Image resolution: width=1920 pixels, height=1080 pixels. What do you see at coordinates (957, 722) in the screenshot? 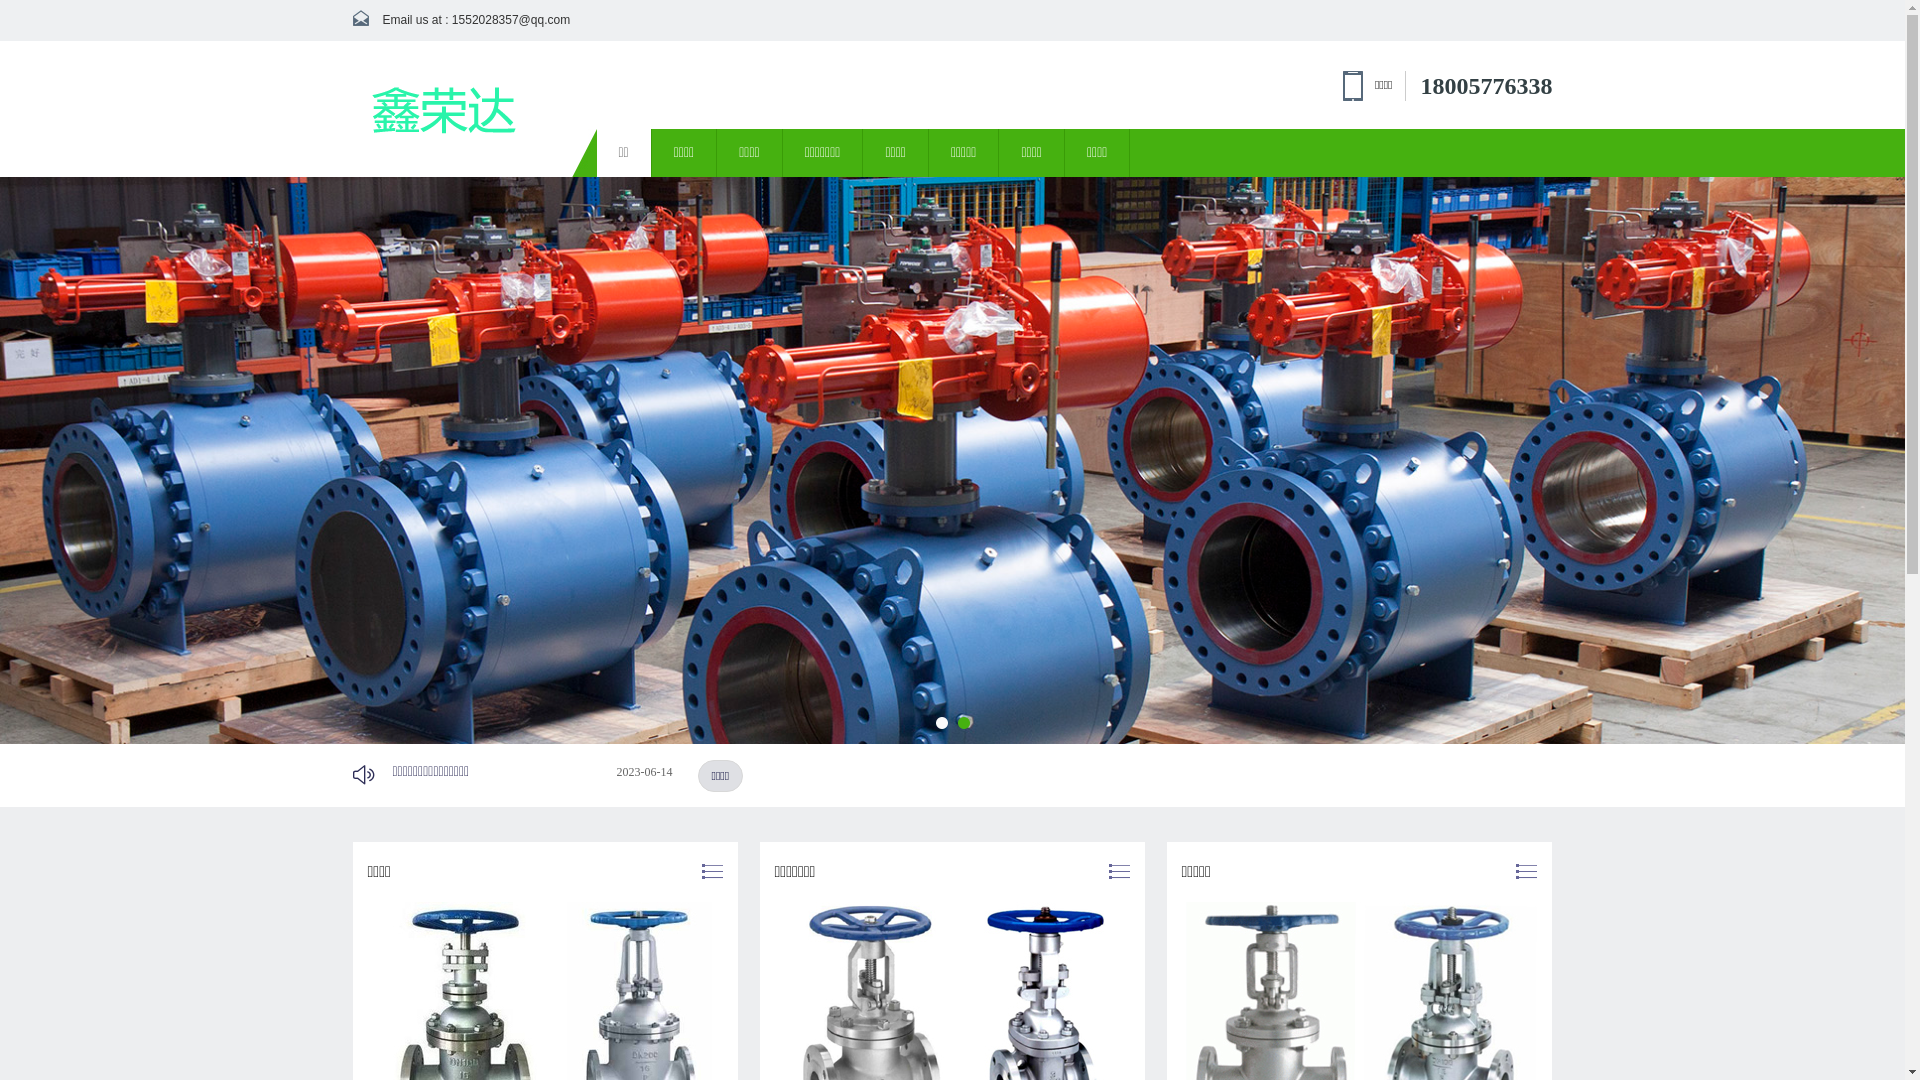
I see `'2'` at bounding box center [957, 722].